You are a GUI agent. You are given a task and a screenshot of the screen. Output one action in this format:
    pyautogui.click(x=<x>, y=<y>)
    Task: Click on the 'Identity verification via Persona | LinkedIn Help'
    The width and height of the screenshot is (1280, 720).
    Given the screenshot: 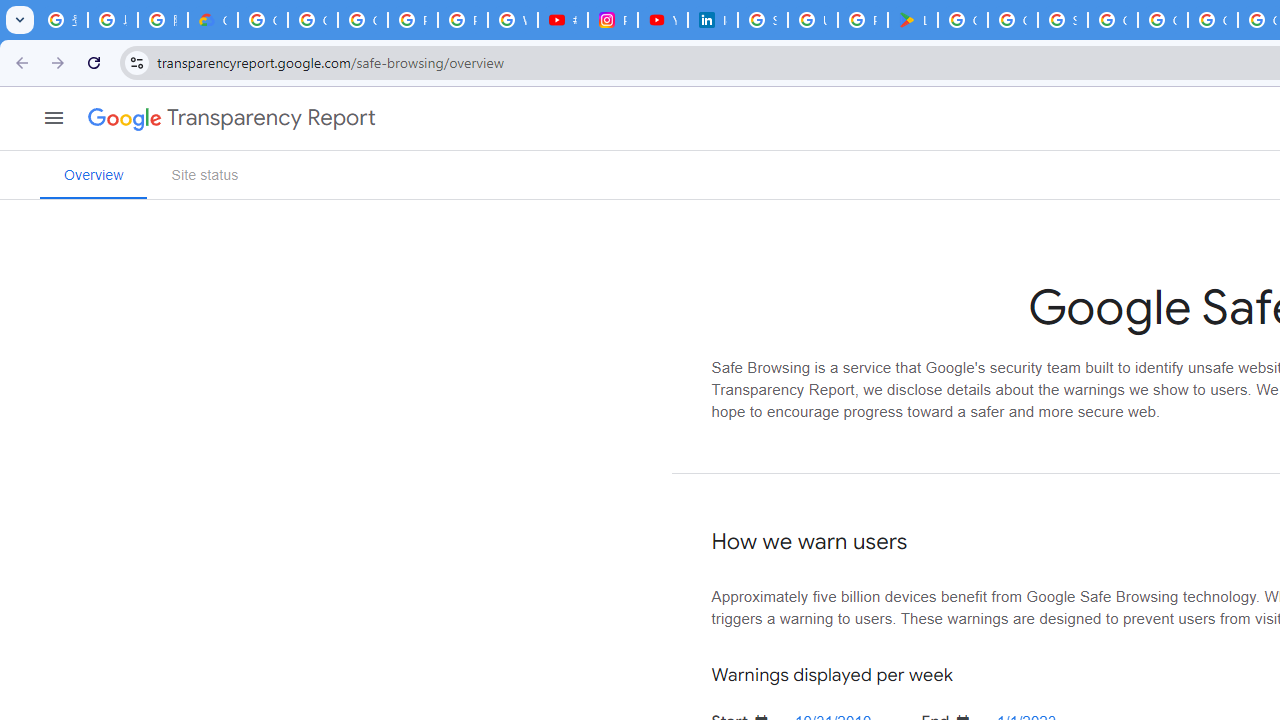 What is the action you would take?
    pyautogui.click(x=712, y=20)
    